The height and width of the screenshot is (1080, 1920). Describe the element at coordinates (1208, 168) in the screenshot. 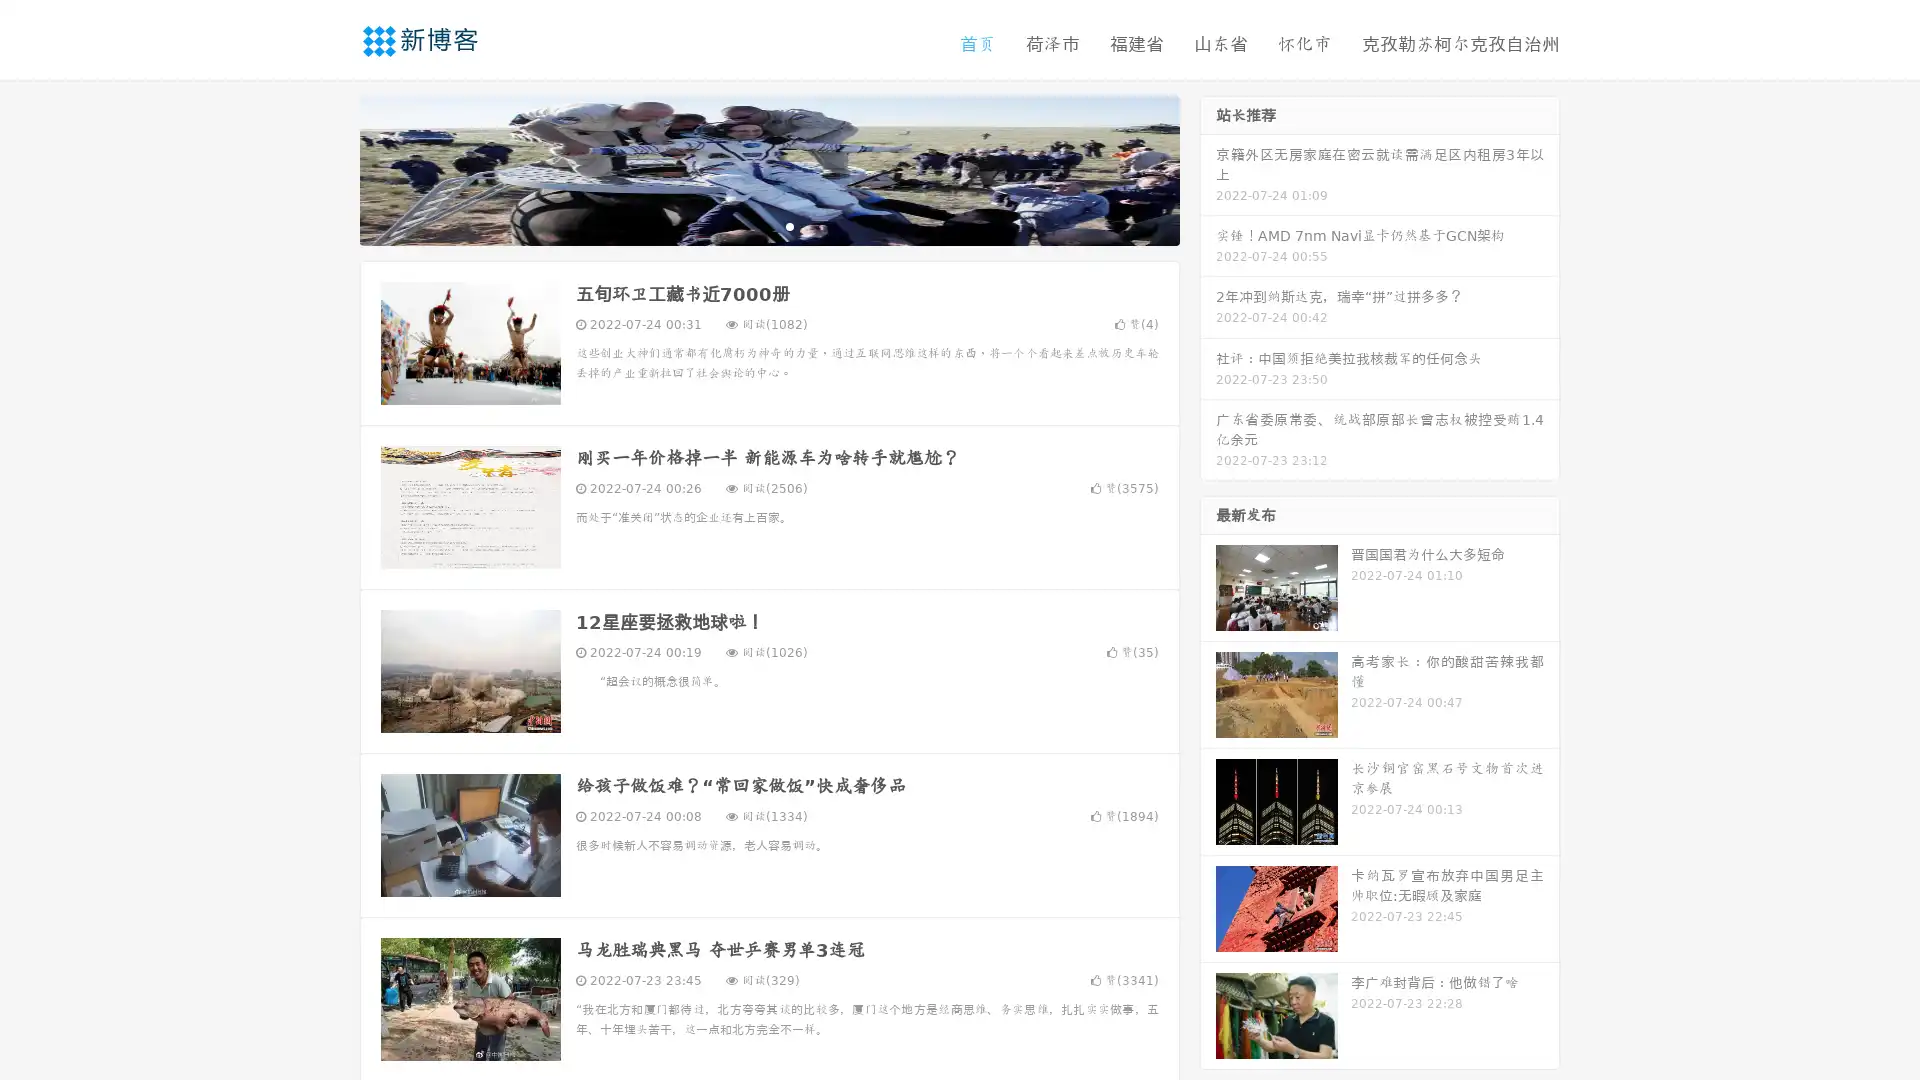

I see `Next slide` at that location.